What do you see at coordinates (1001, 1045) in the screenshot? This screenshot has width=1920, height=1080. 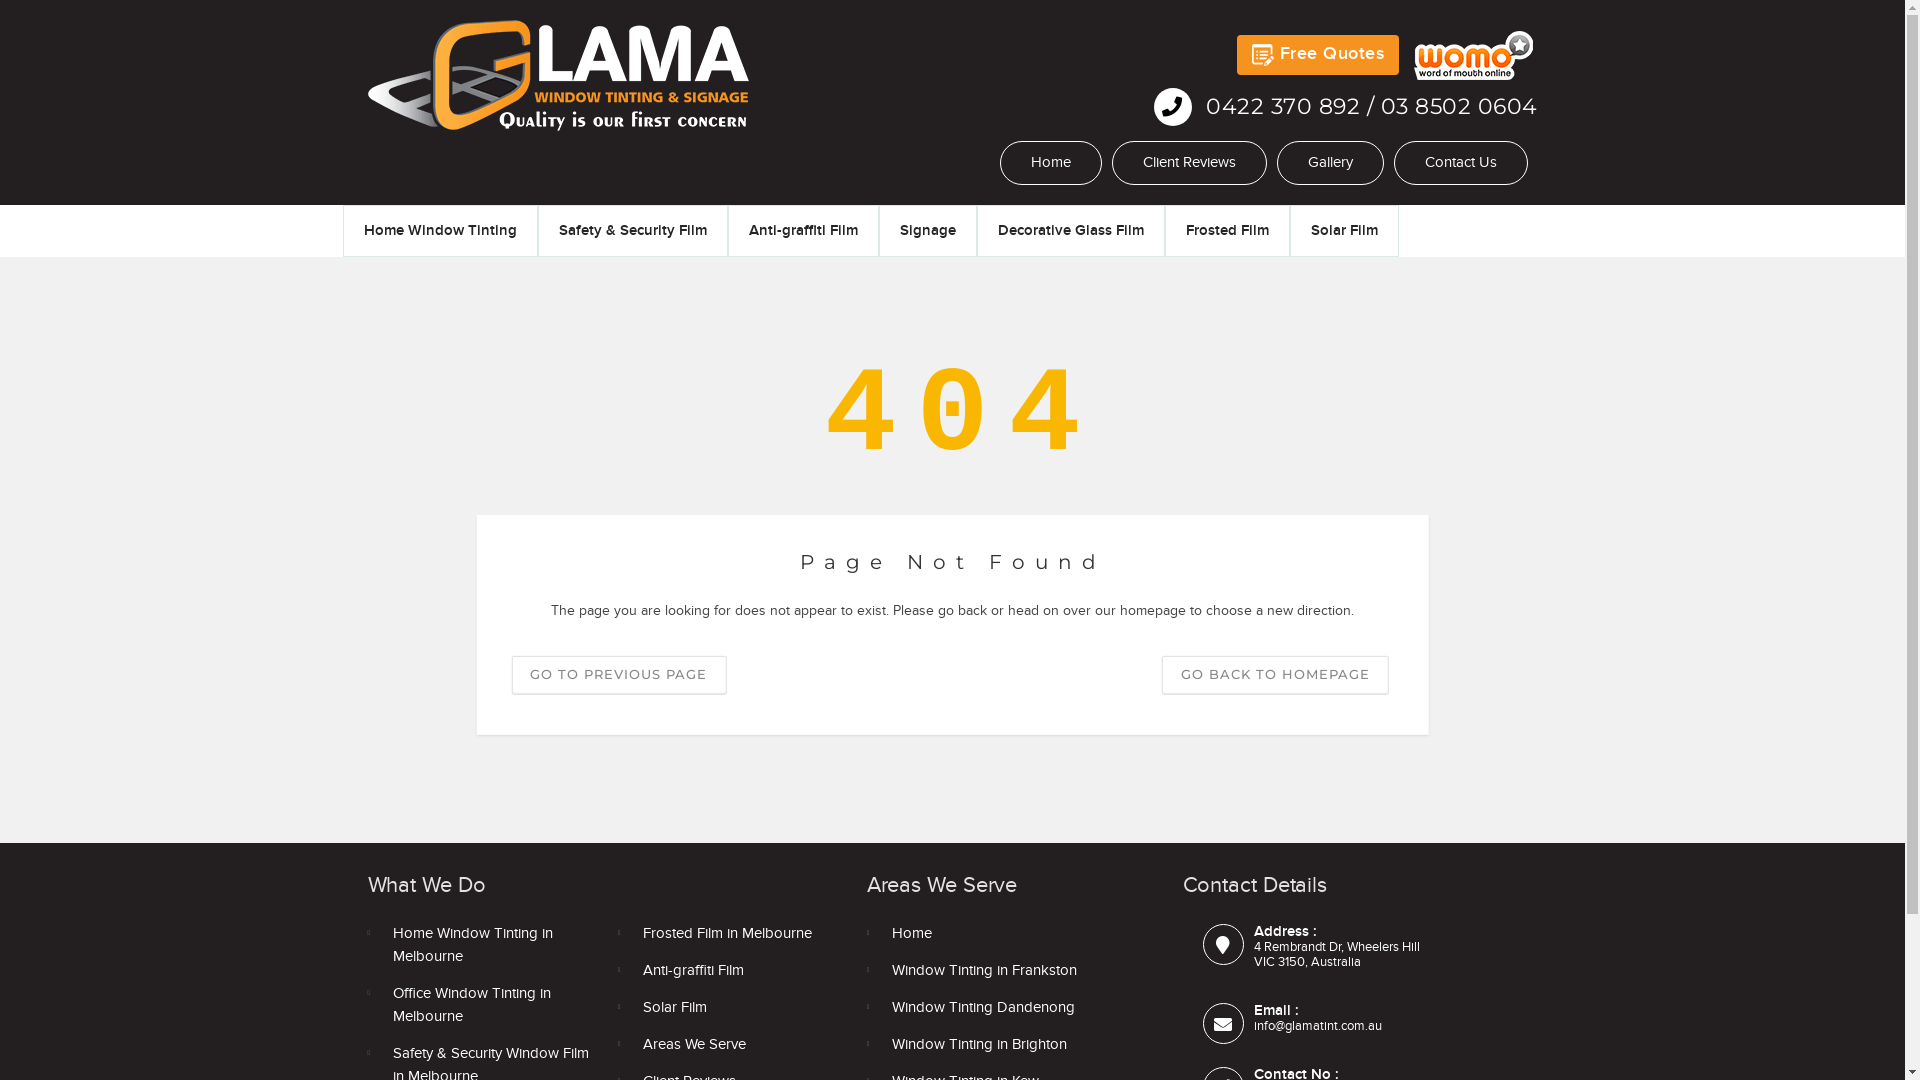 I see `'Window Tinting in Brighton'` at bounding box center [1001, 1045].